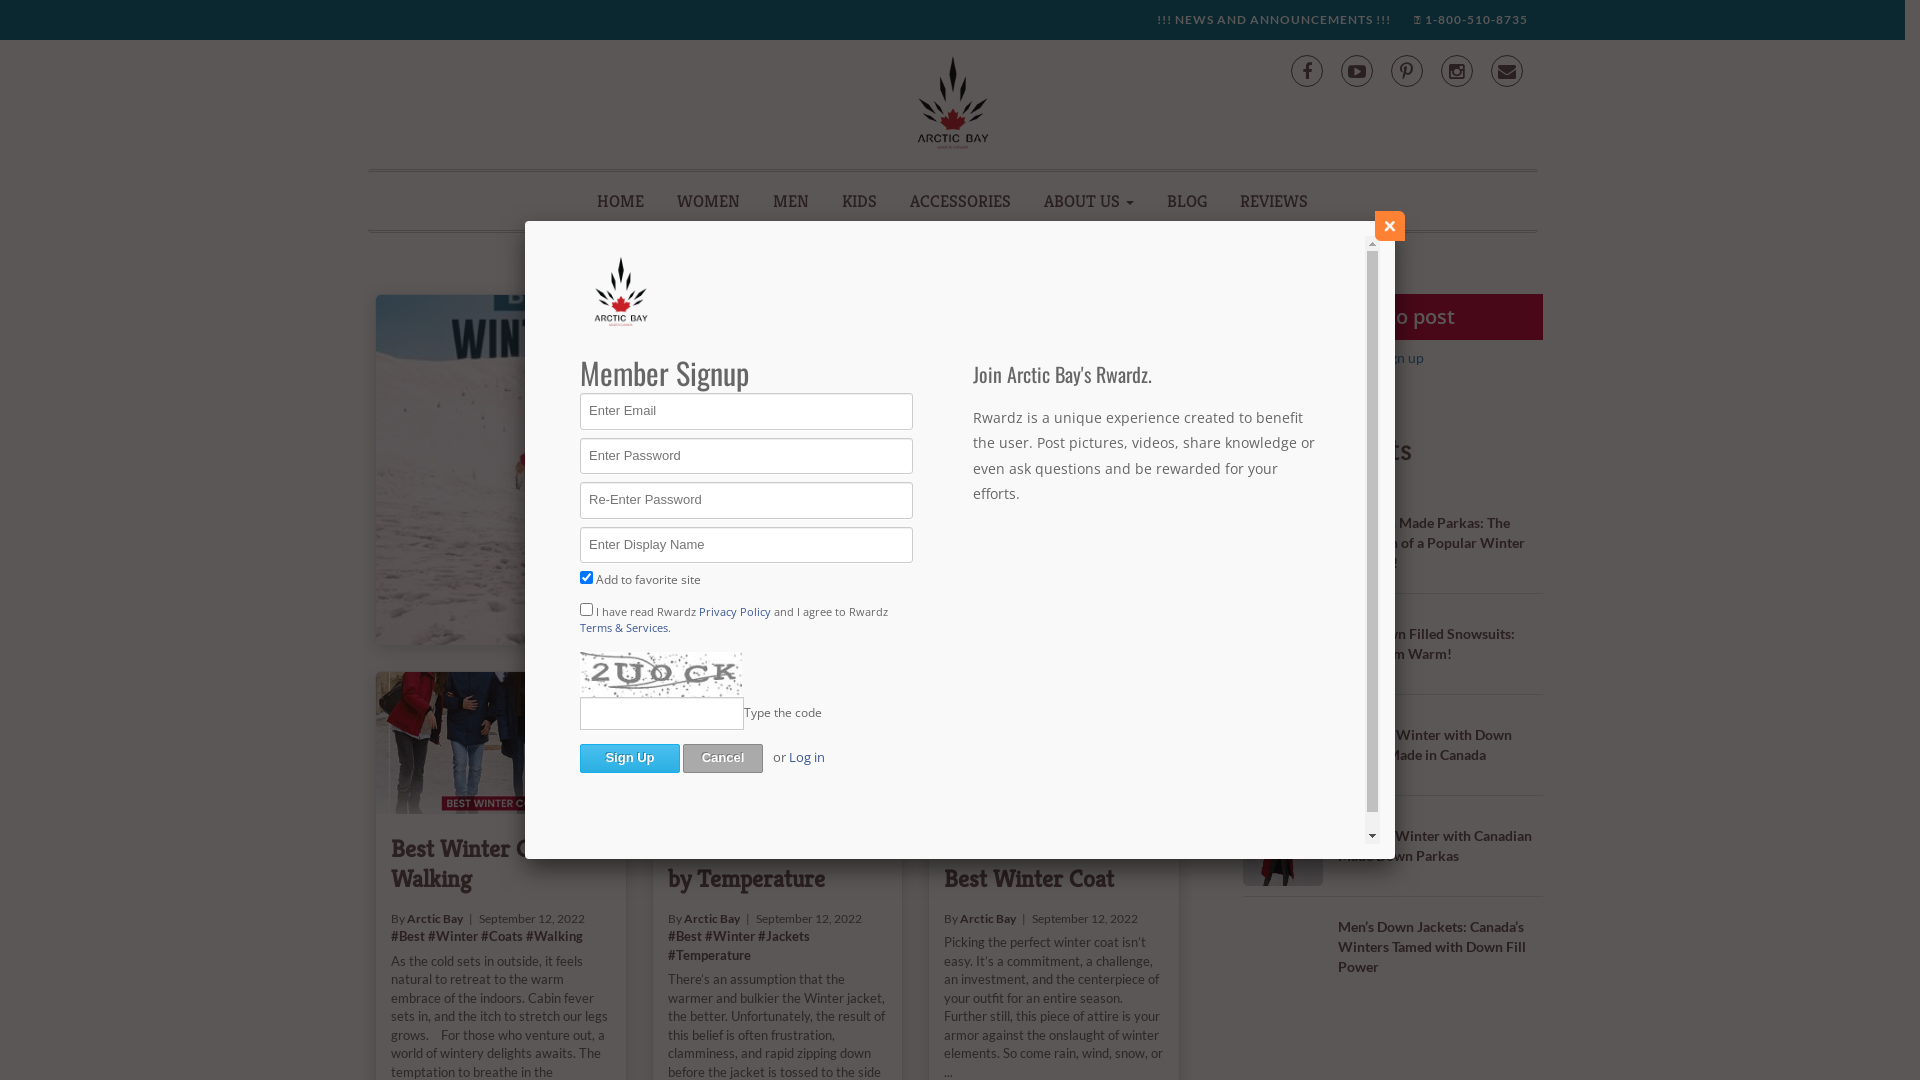 This screenshot has height=1080, width=1920. What do you see at coordinates (1455, 69) in the screenshot?
I see `'Arctic Bay on Instagram'` at bounding box center [1455, 69].